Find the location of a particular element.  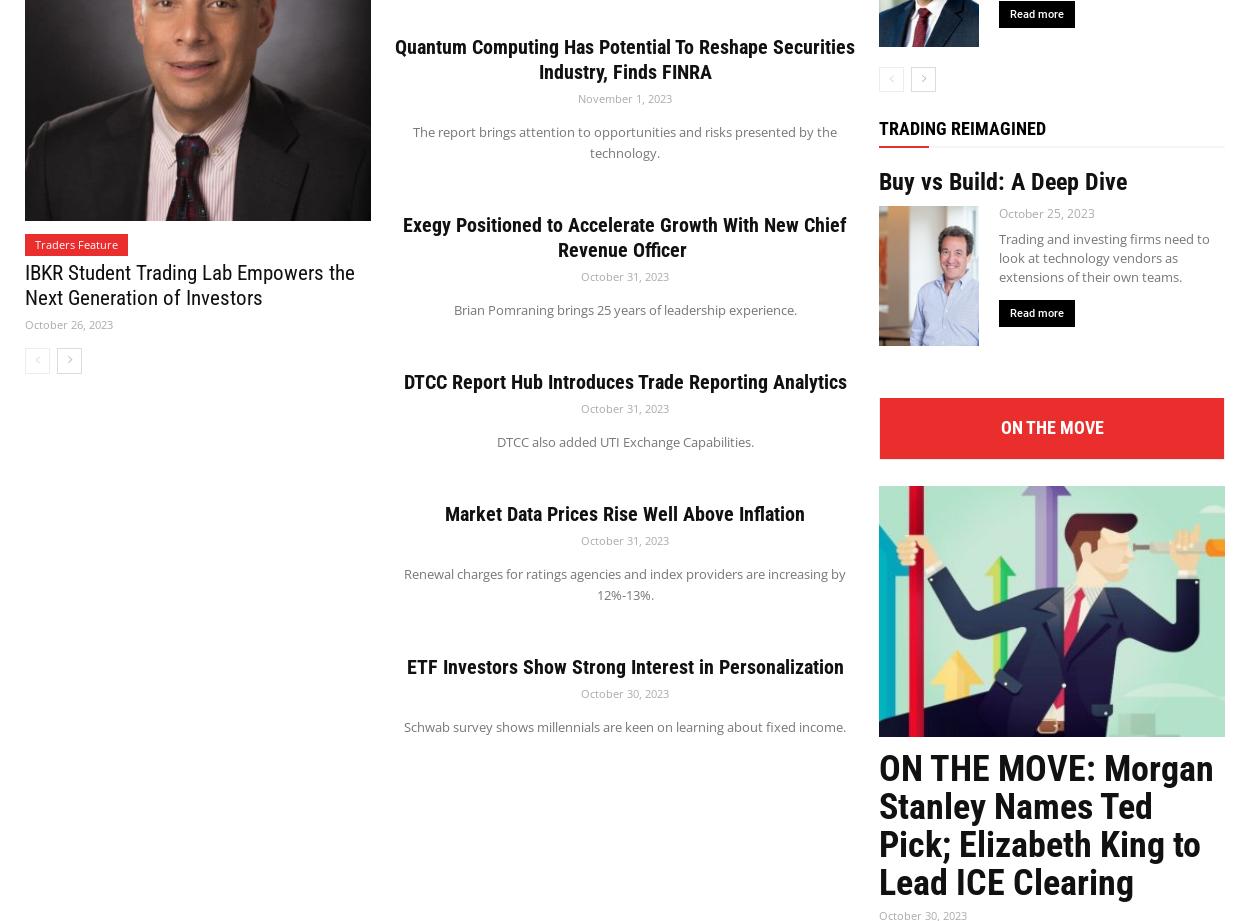

'Market Data Prices Rise Well Above Inflation' is located at coordinates (444, 511).